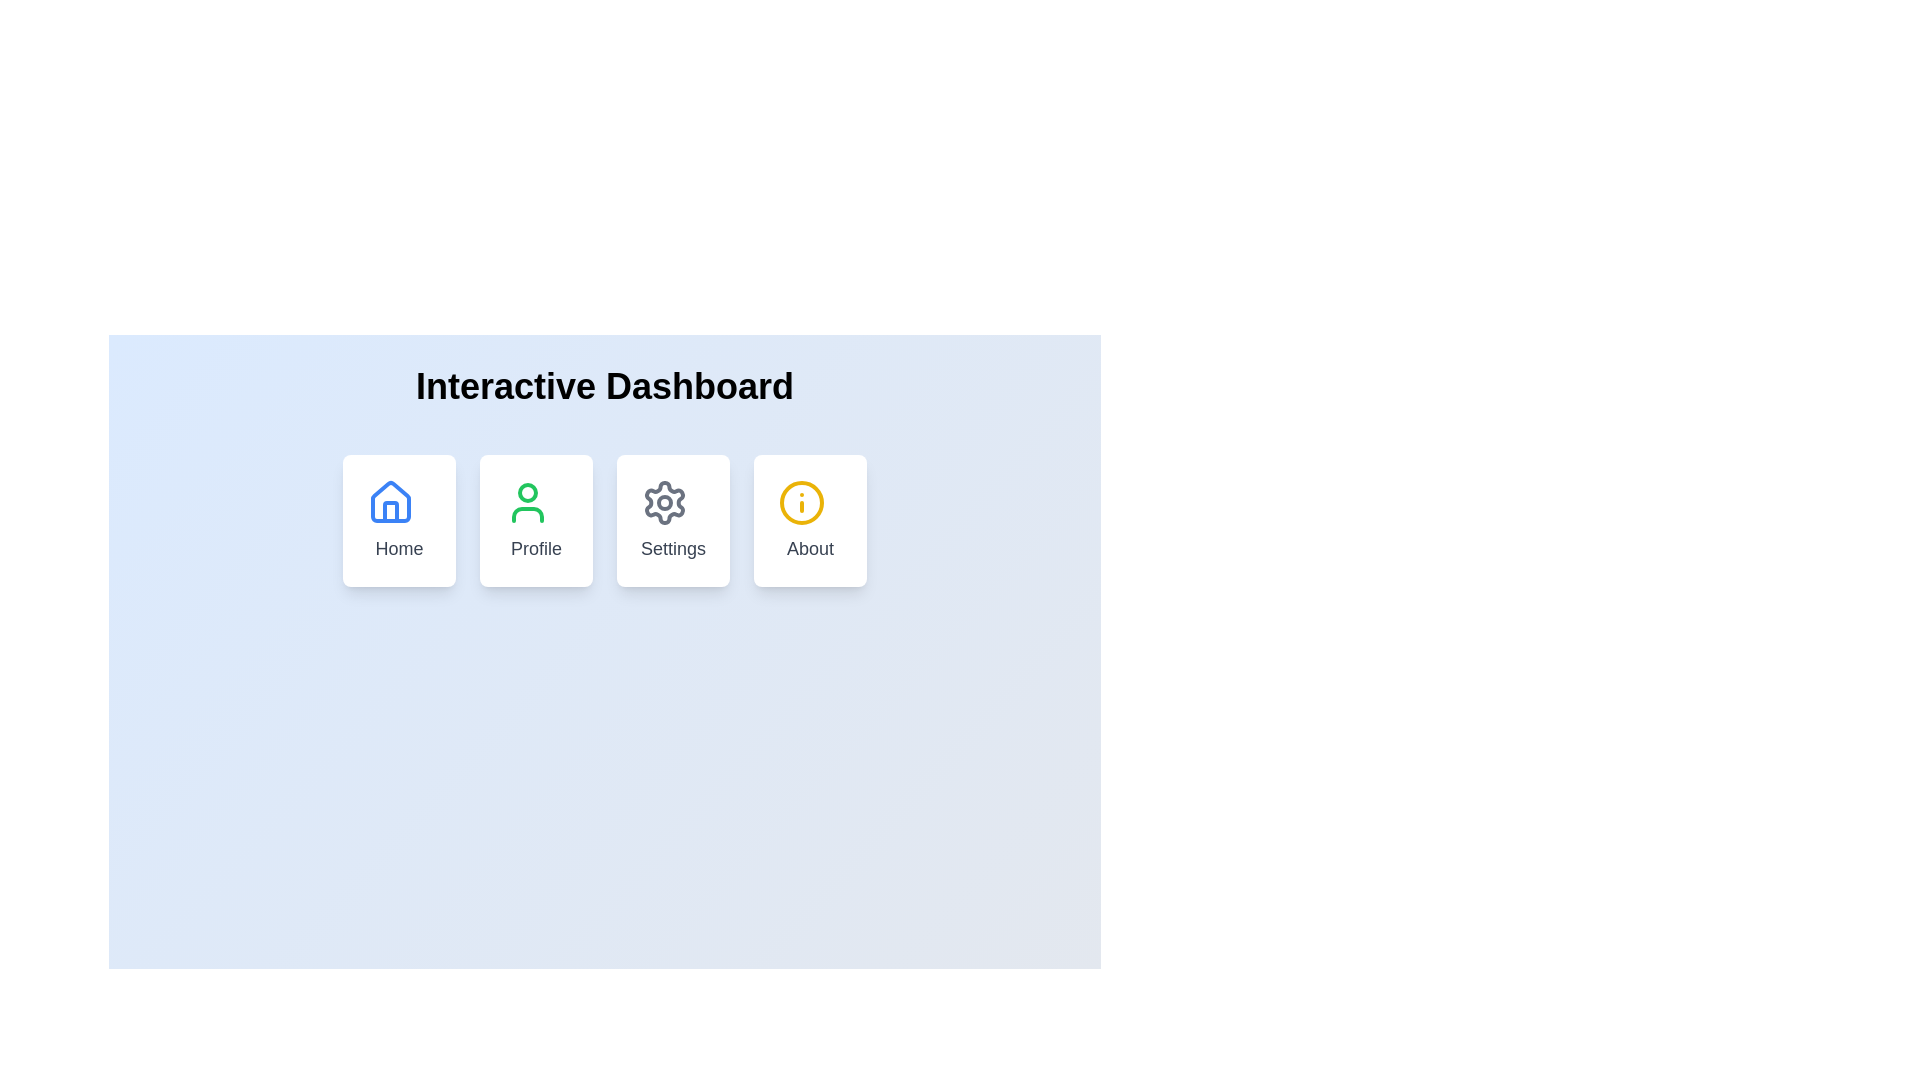 The image size is (1920, 1080). What do you see at coordinates (390, 500) in the screenshot?
I see `the outer 'house' shape of the first icon in the UI group, which symbolizes 'Home'` at bounding box center [390, 500].